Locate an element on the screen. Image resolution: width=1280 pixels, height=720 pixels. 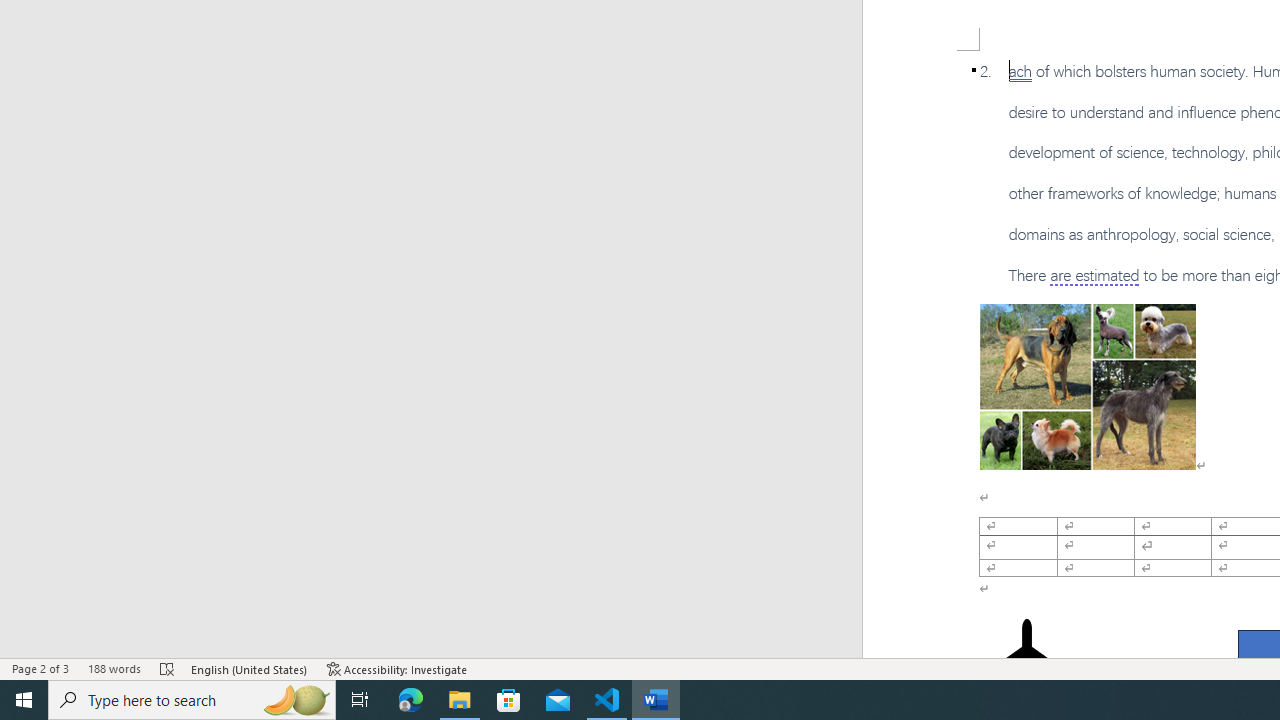
'Accessibility Checker Accessibility: Investigate' is located at coordinates (397, 669).